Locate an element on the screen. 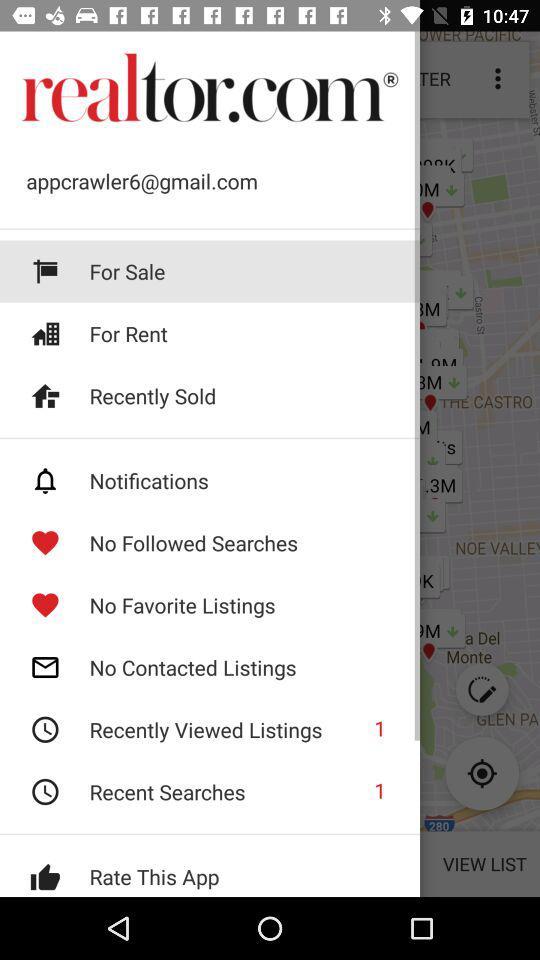 This screenshot has width=540, height=960. the location_crosshair icon is located at coordinates (481, 772).